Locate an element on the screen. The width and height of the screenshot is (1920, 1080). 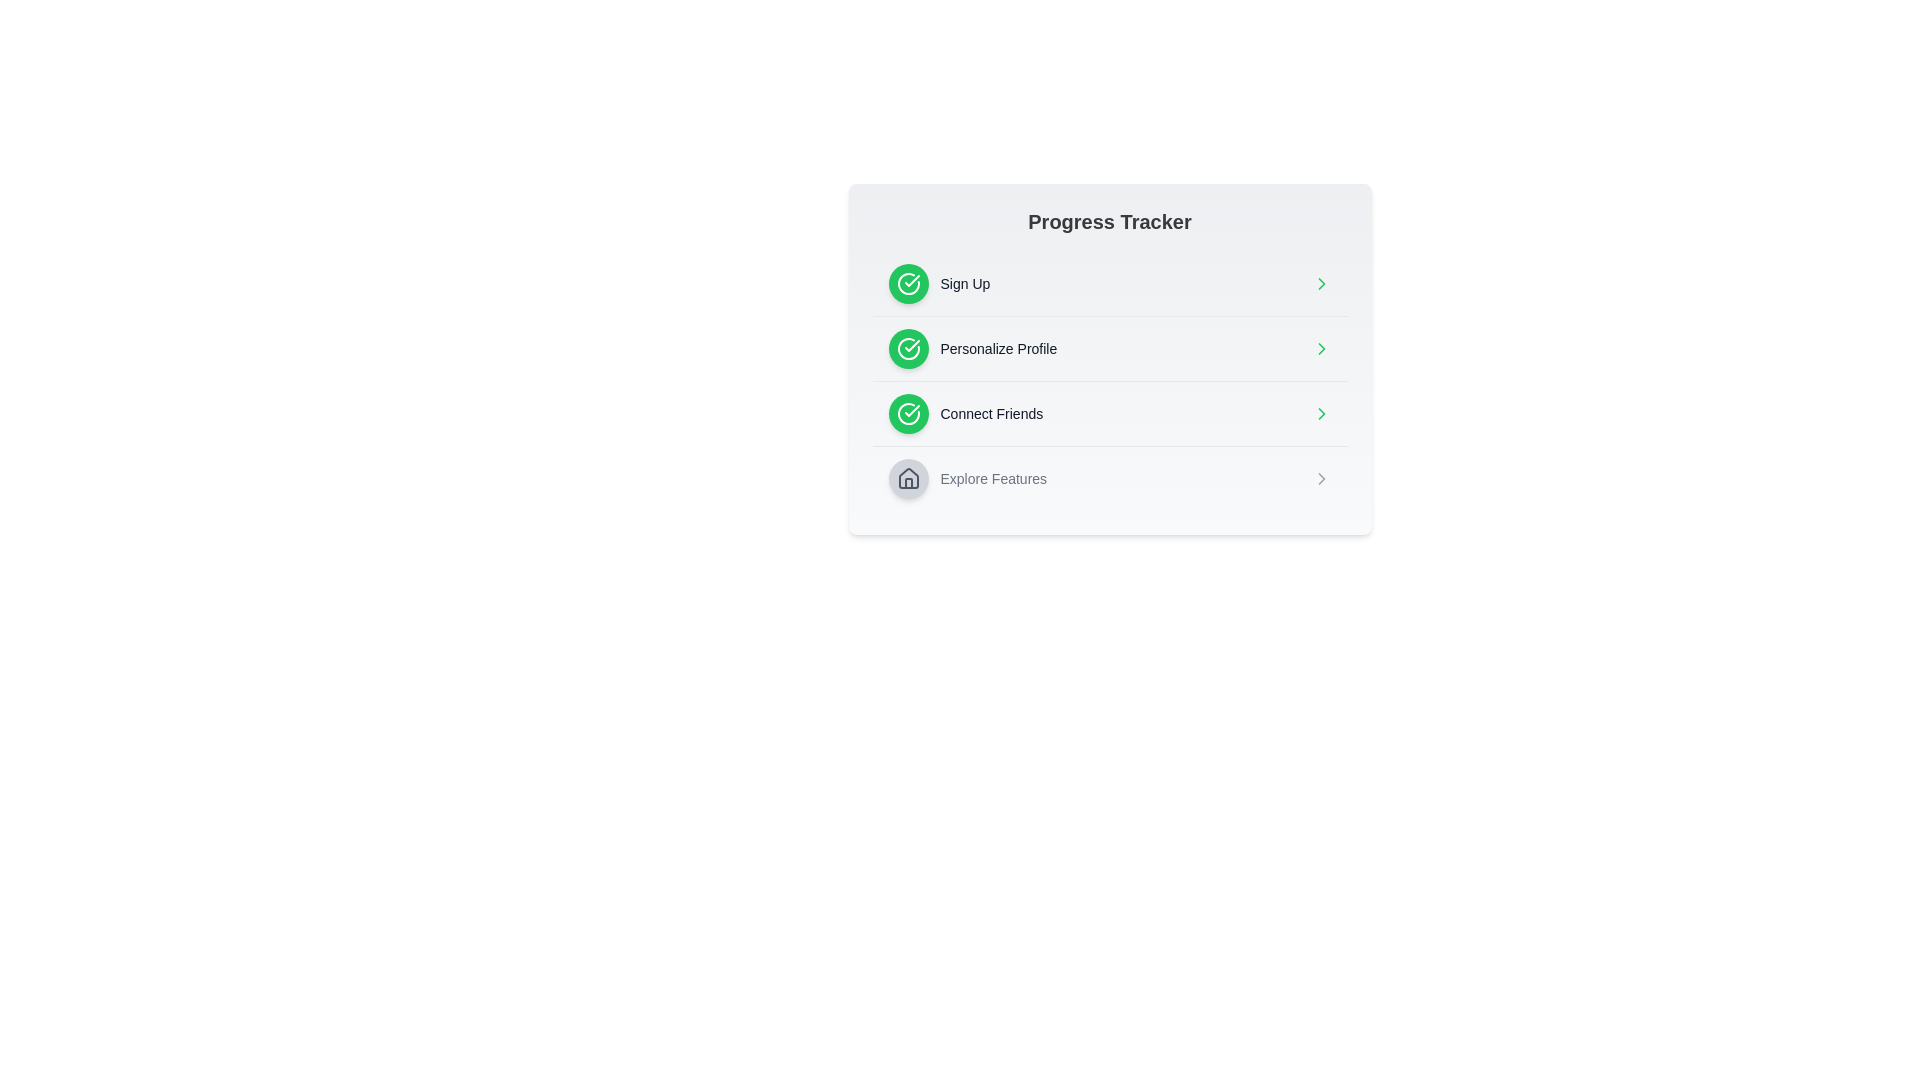
the right-pointing green chevron icon located at the far right of the 'Sign Up' list item is located at coordinates (1321, 284).